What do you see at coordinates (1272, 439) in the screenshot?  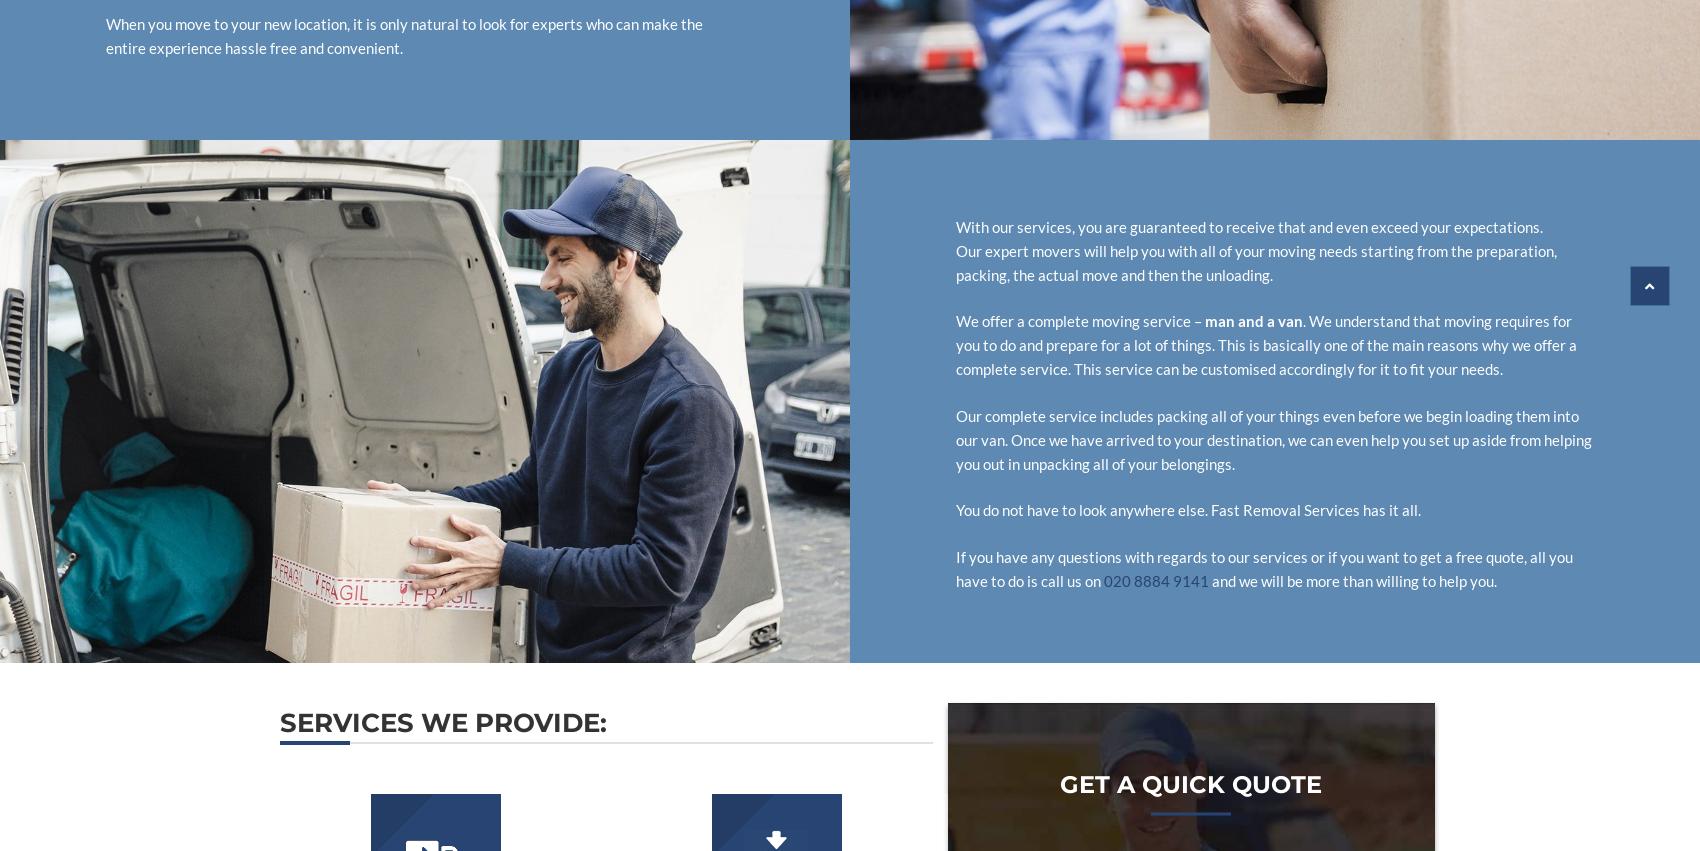 I see `'Our complete service includes packing all of your things even before we begin loading them into our van. Once we have arrived to your destination, we can even help you set up aside from helping you out in unpacking all of your belongings.'` at bounding box center [1272, 439].